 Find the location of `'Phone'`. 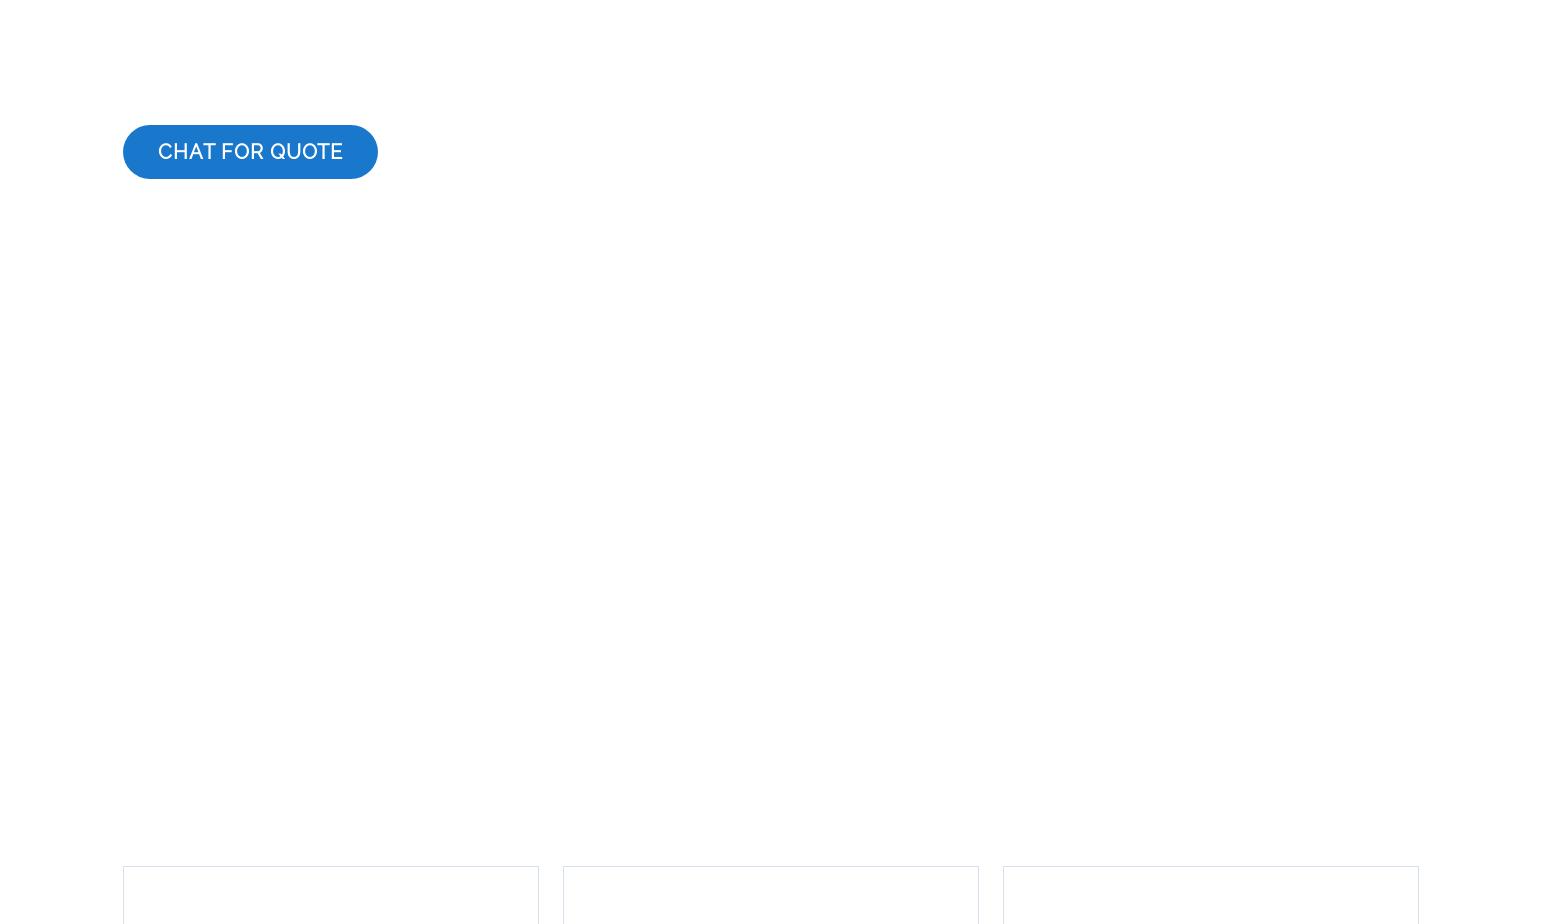

'Phone' is located at coordinates (696, 736).